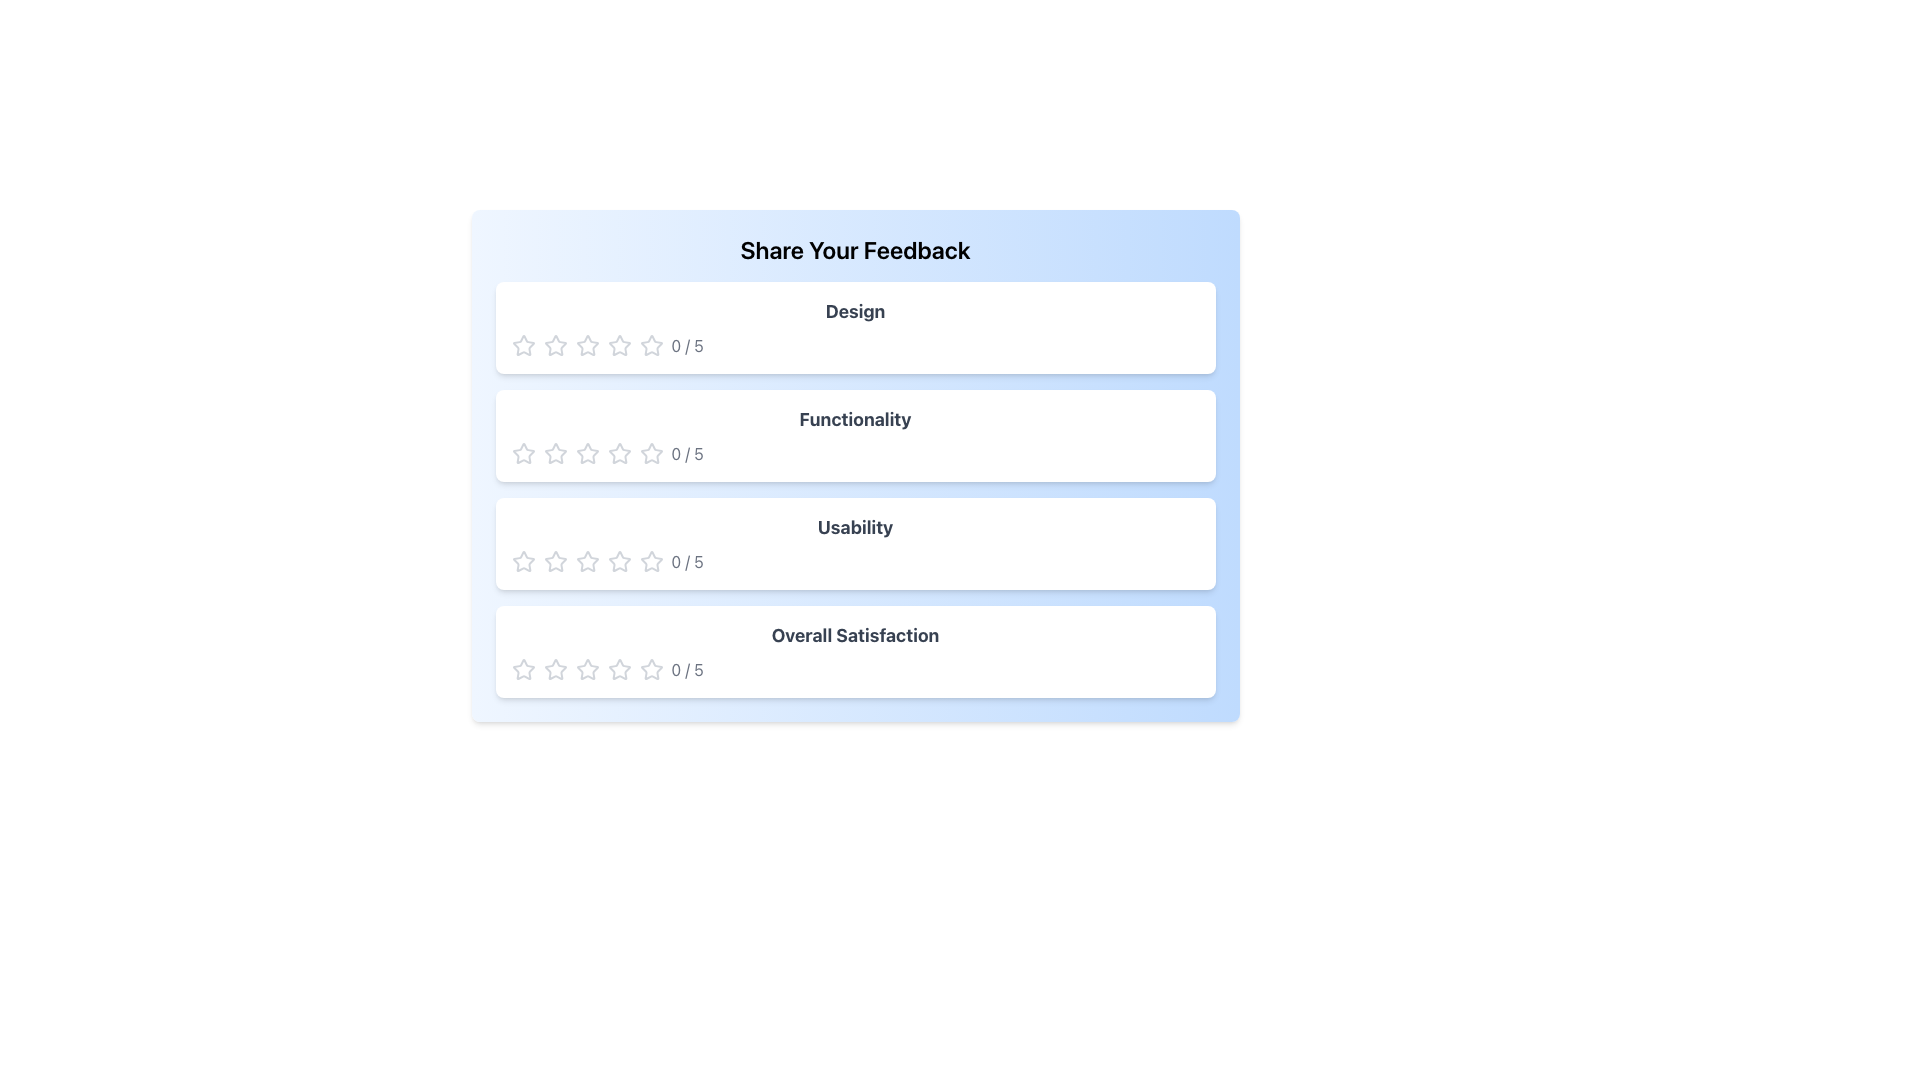  I want to click on the third star icon in the Design category of the feedback form, so click(651, 344).